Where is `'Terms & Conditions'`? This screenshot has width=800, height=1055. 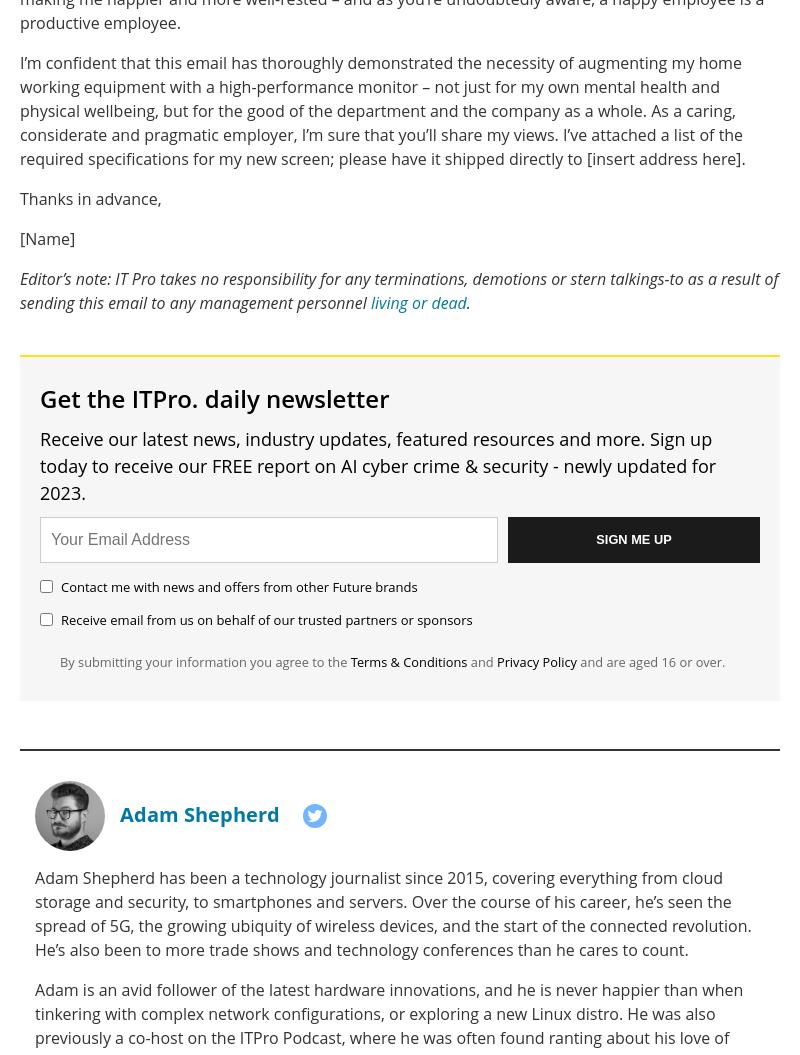 'Terms & Conditions' is located at coordinates (408, 661).